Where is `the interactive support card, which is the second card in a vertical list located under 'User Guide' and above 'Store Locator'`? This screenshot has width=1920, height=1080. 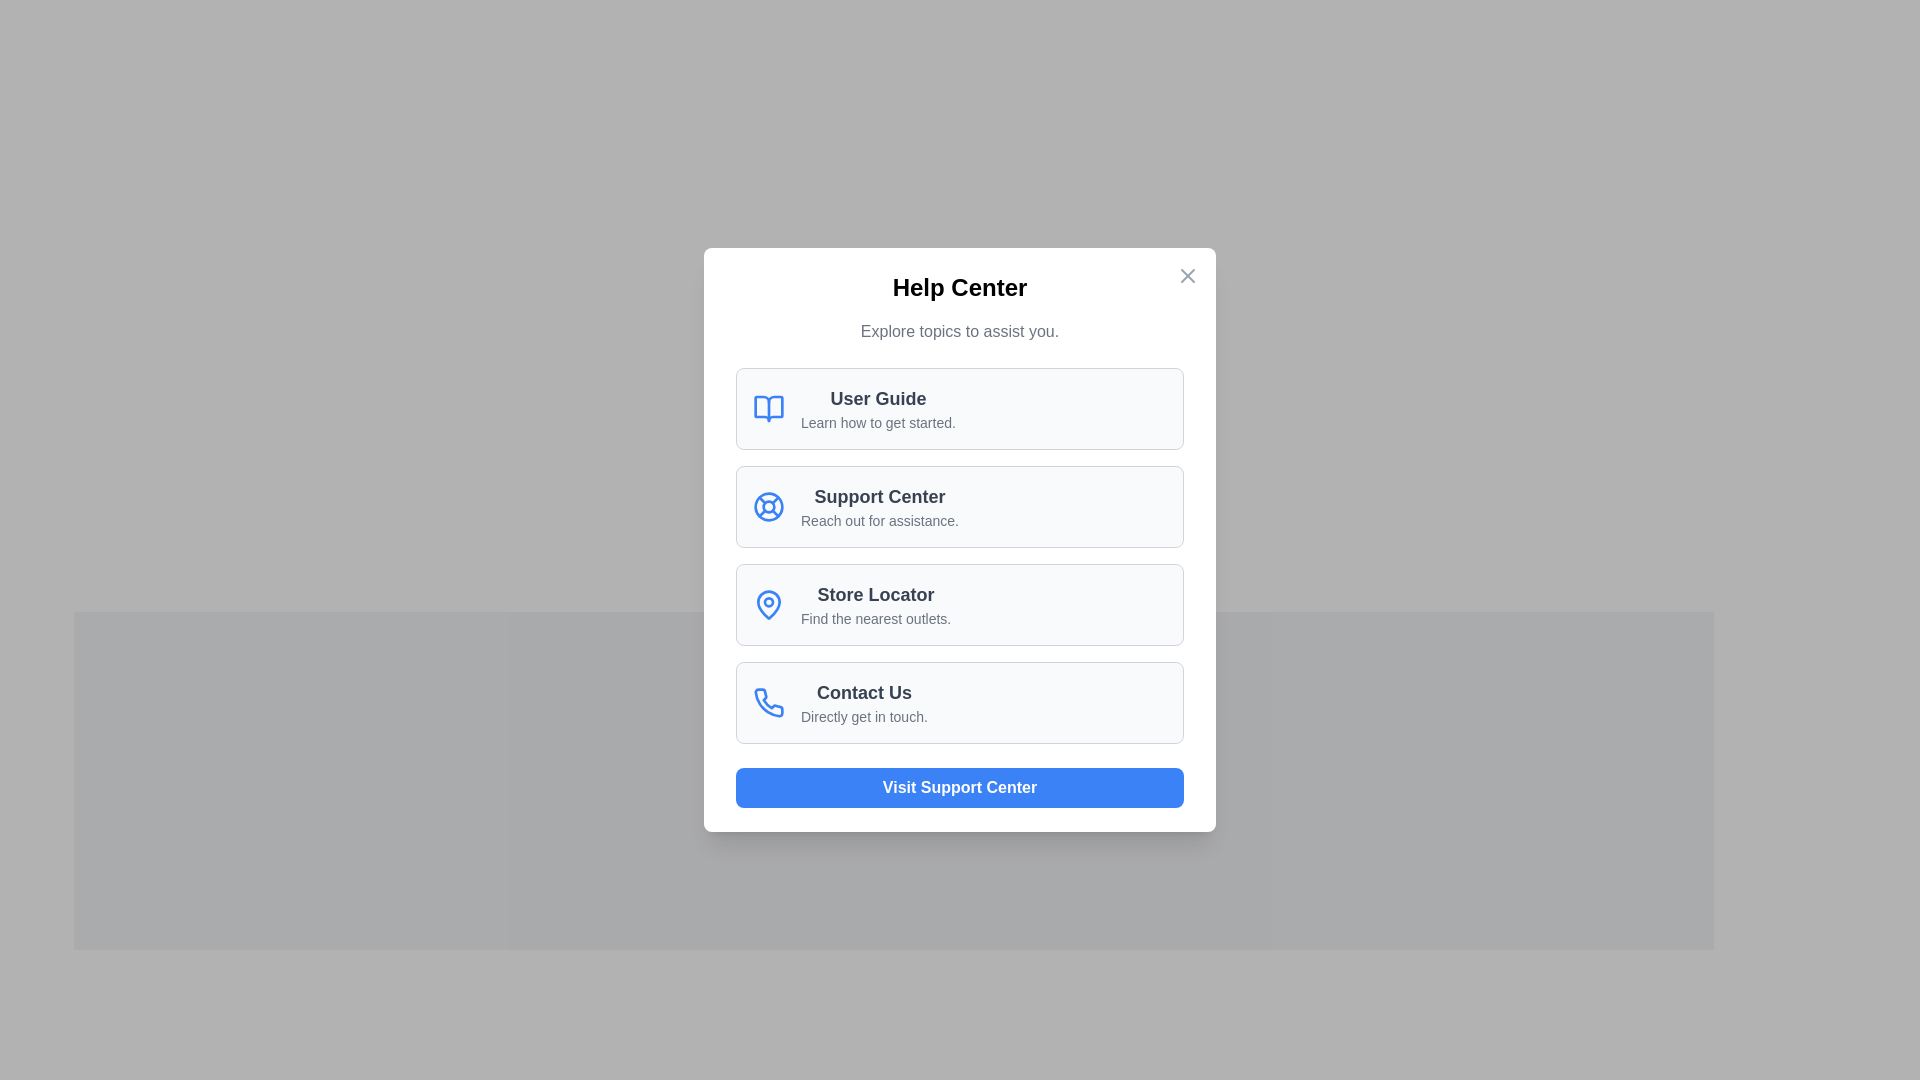 the interactive support card, which is the second card in a vertical list located under 'User Guide' and above 'Store Locator' is located at coordinates (960, 505).